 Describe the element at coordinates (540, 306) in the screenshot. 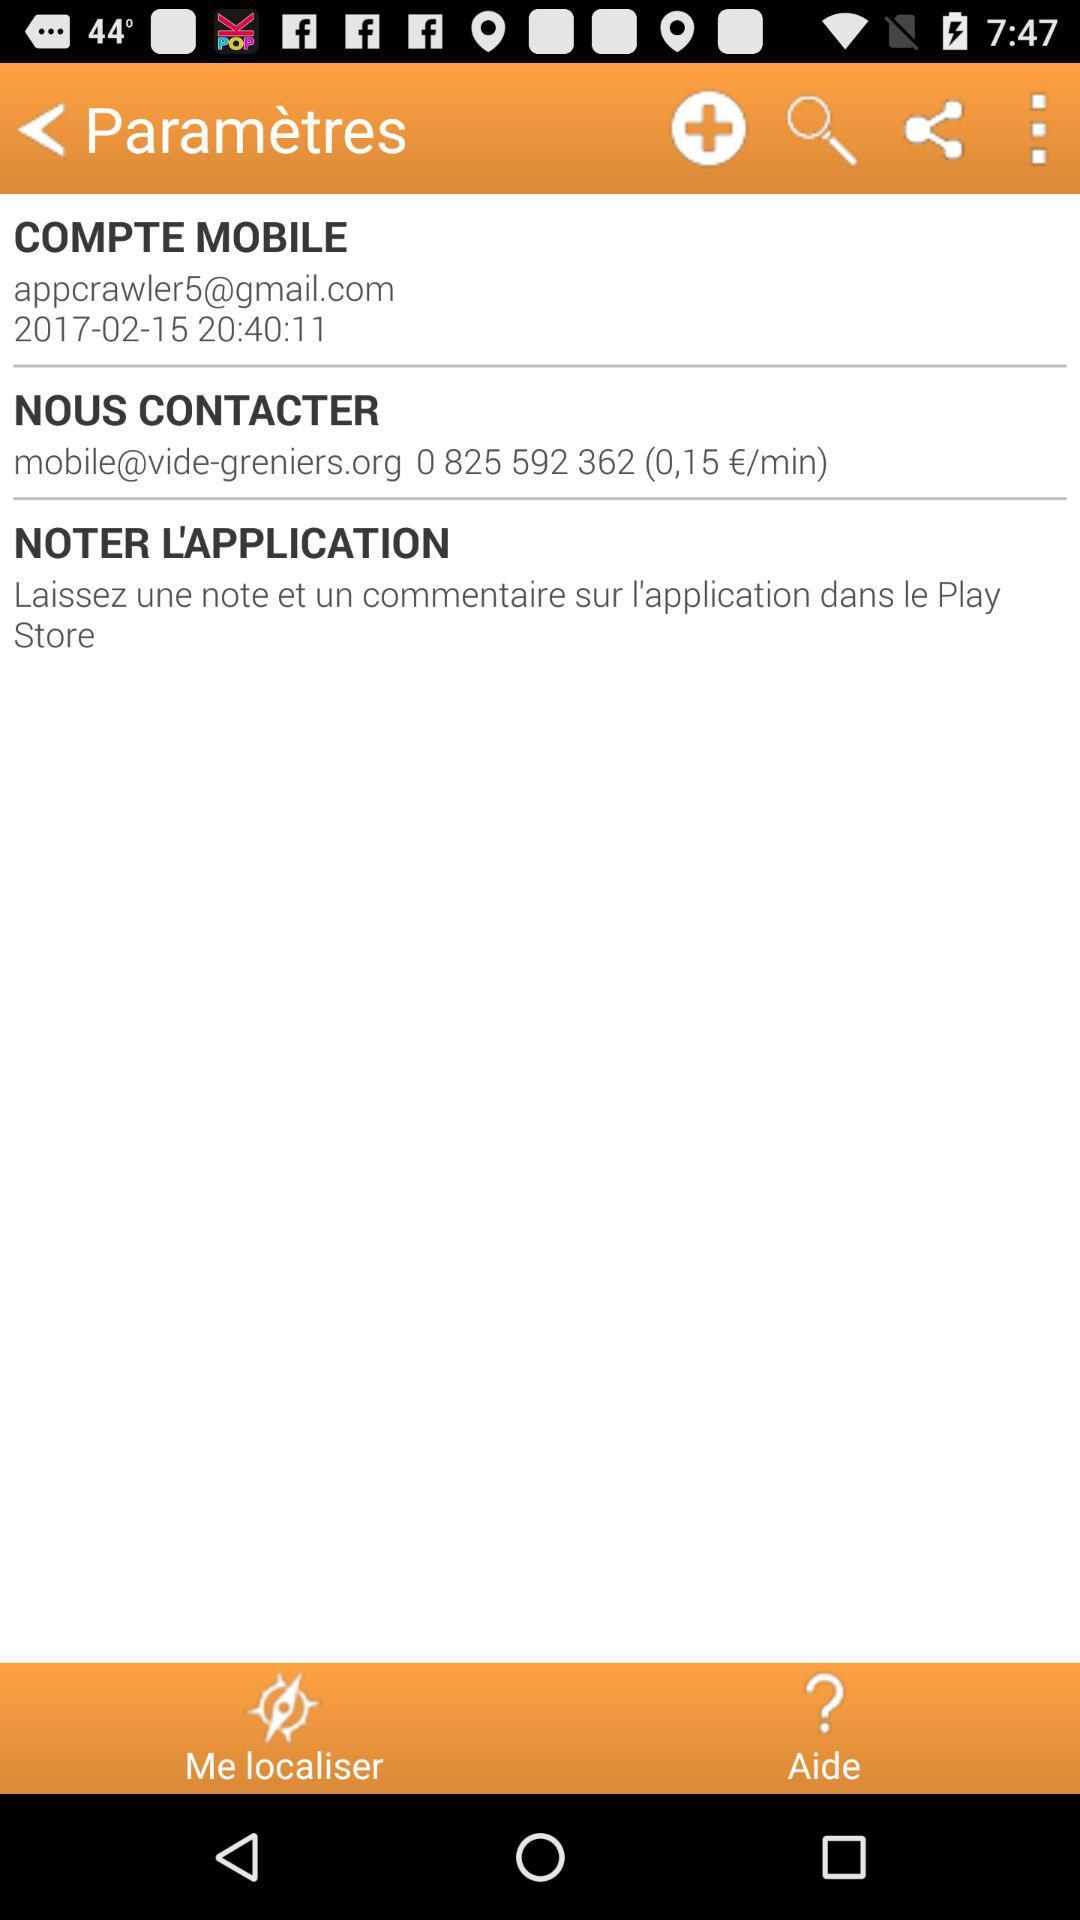

I see `icon below compte mobile` at that location.